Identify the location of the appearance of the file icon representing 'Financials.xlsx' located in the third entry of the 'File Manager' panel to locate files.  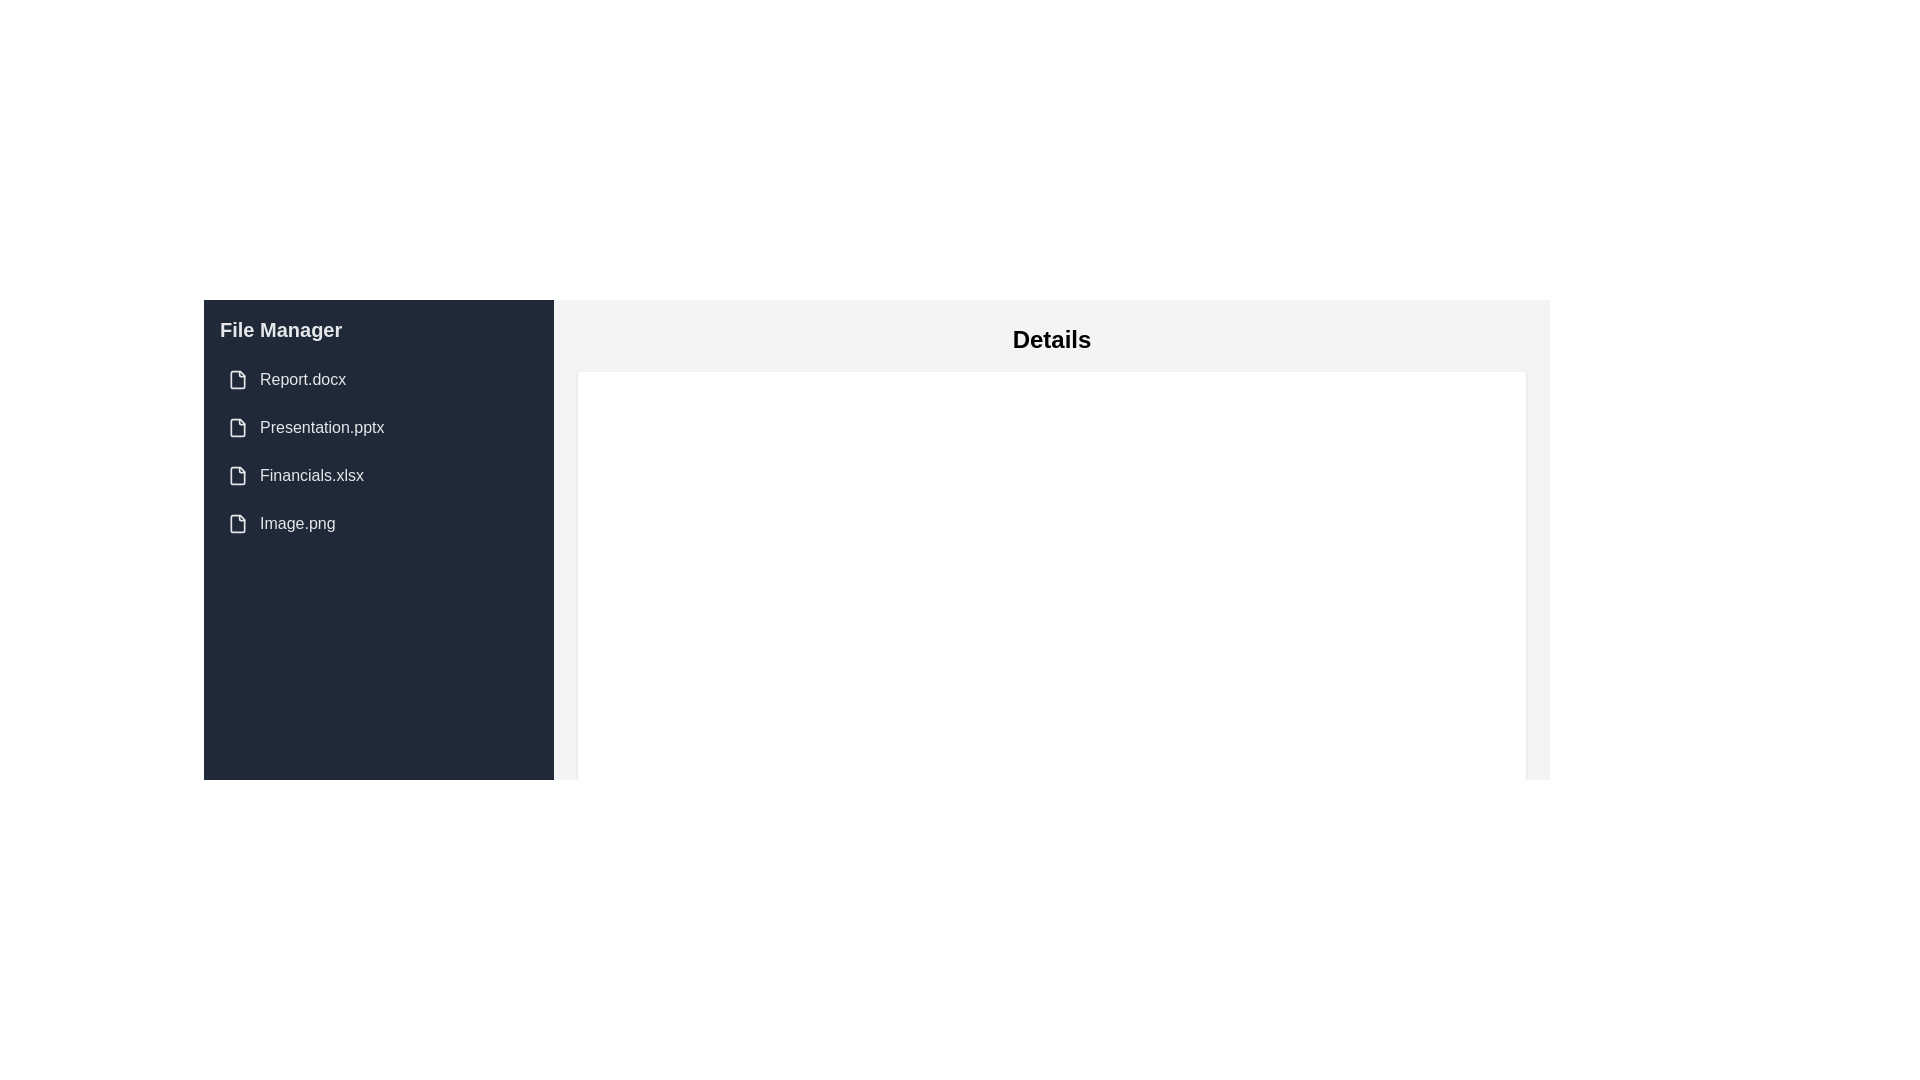
(238, 475).